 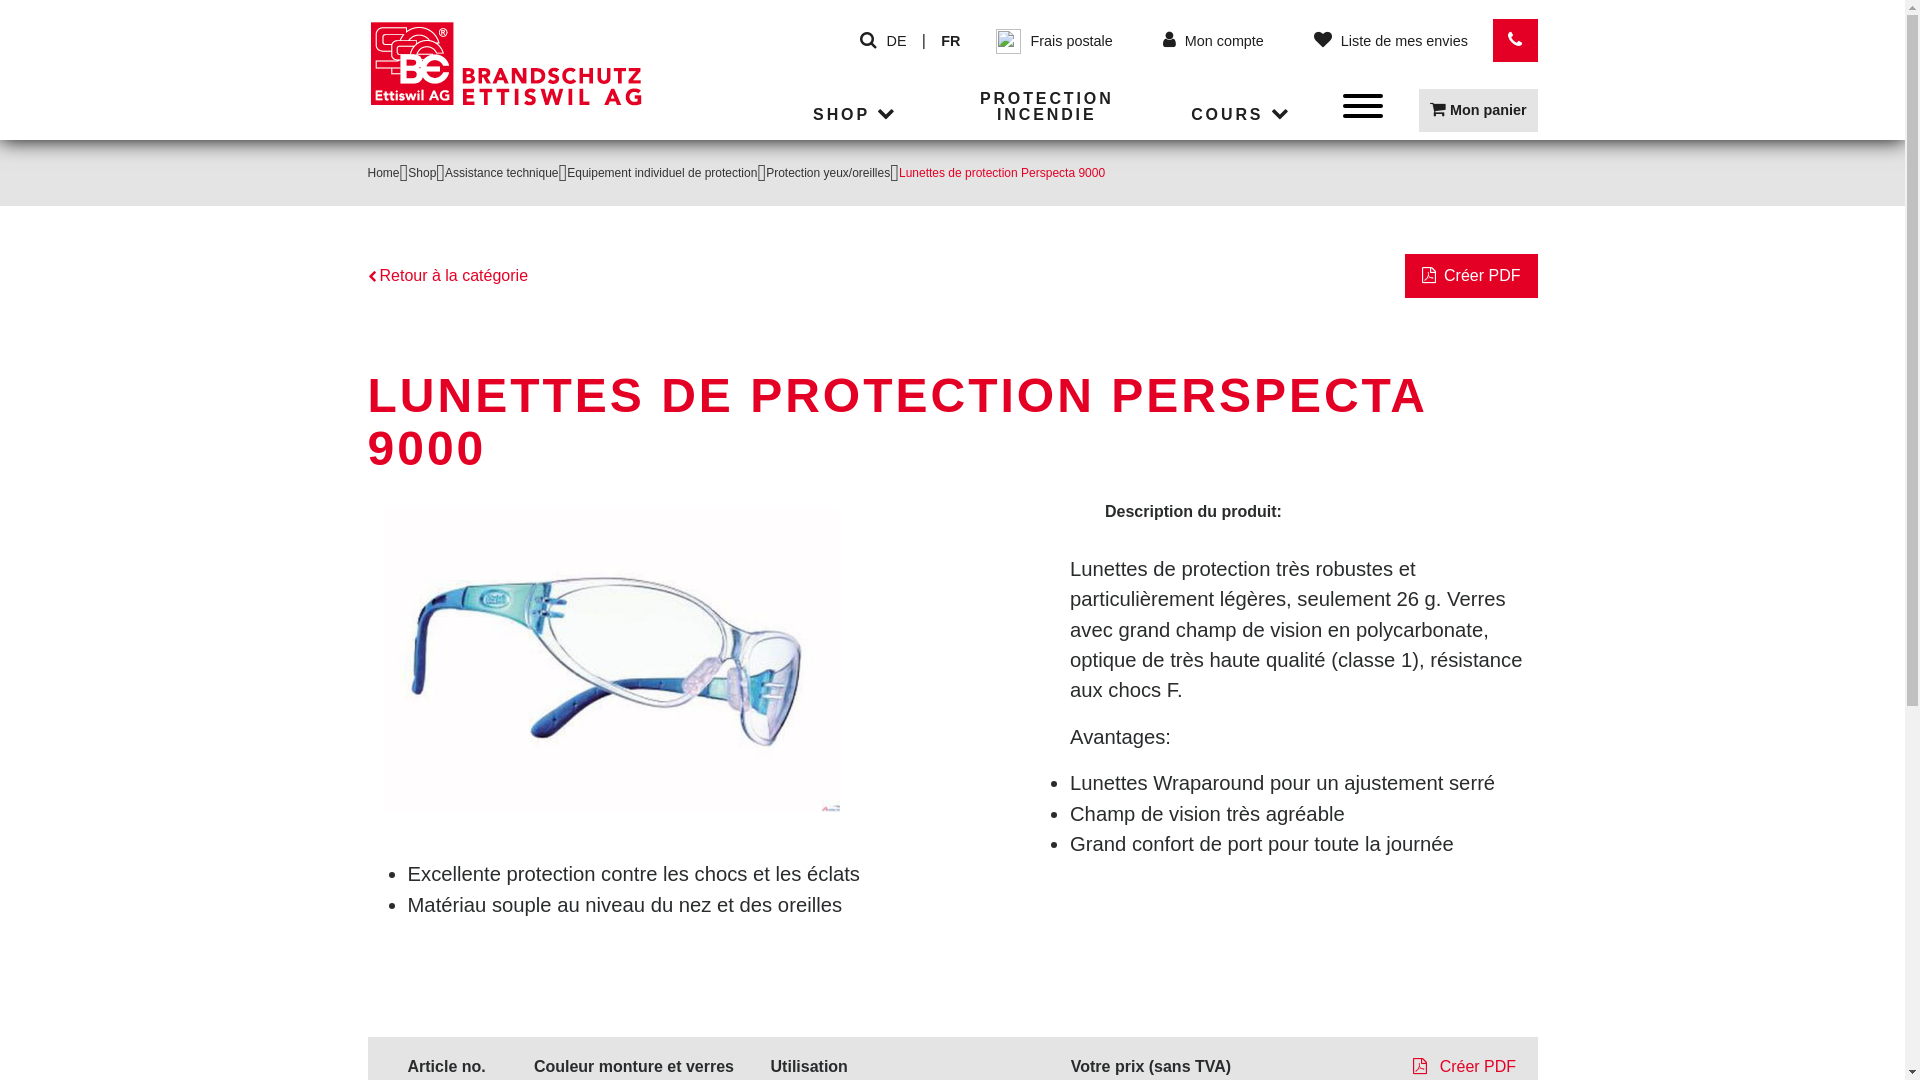 What do you see at coordinates (506, 62) in the screenshot?
I see `'Magento Commerce'` at bounding box center [506, 62].